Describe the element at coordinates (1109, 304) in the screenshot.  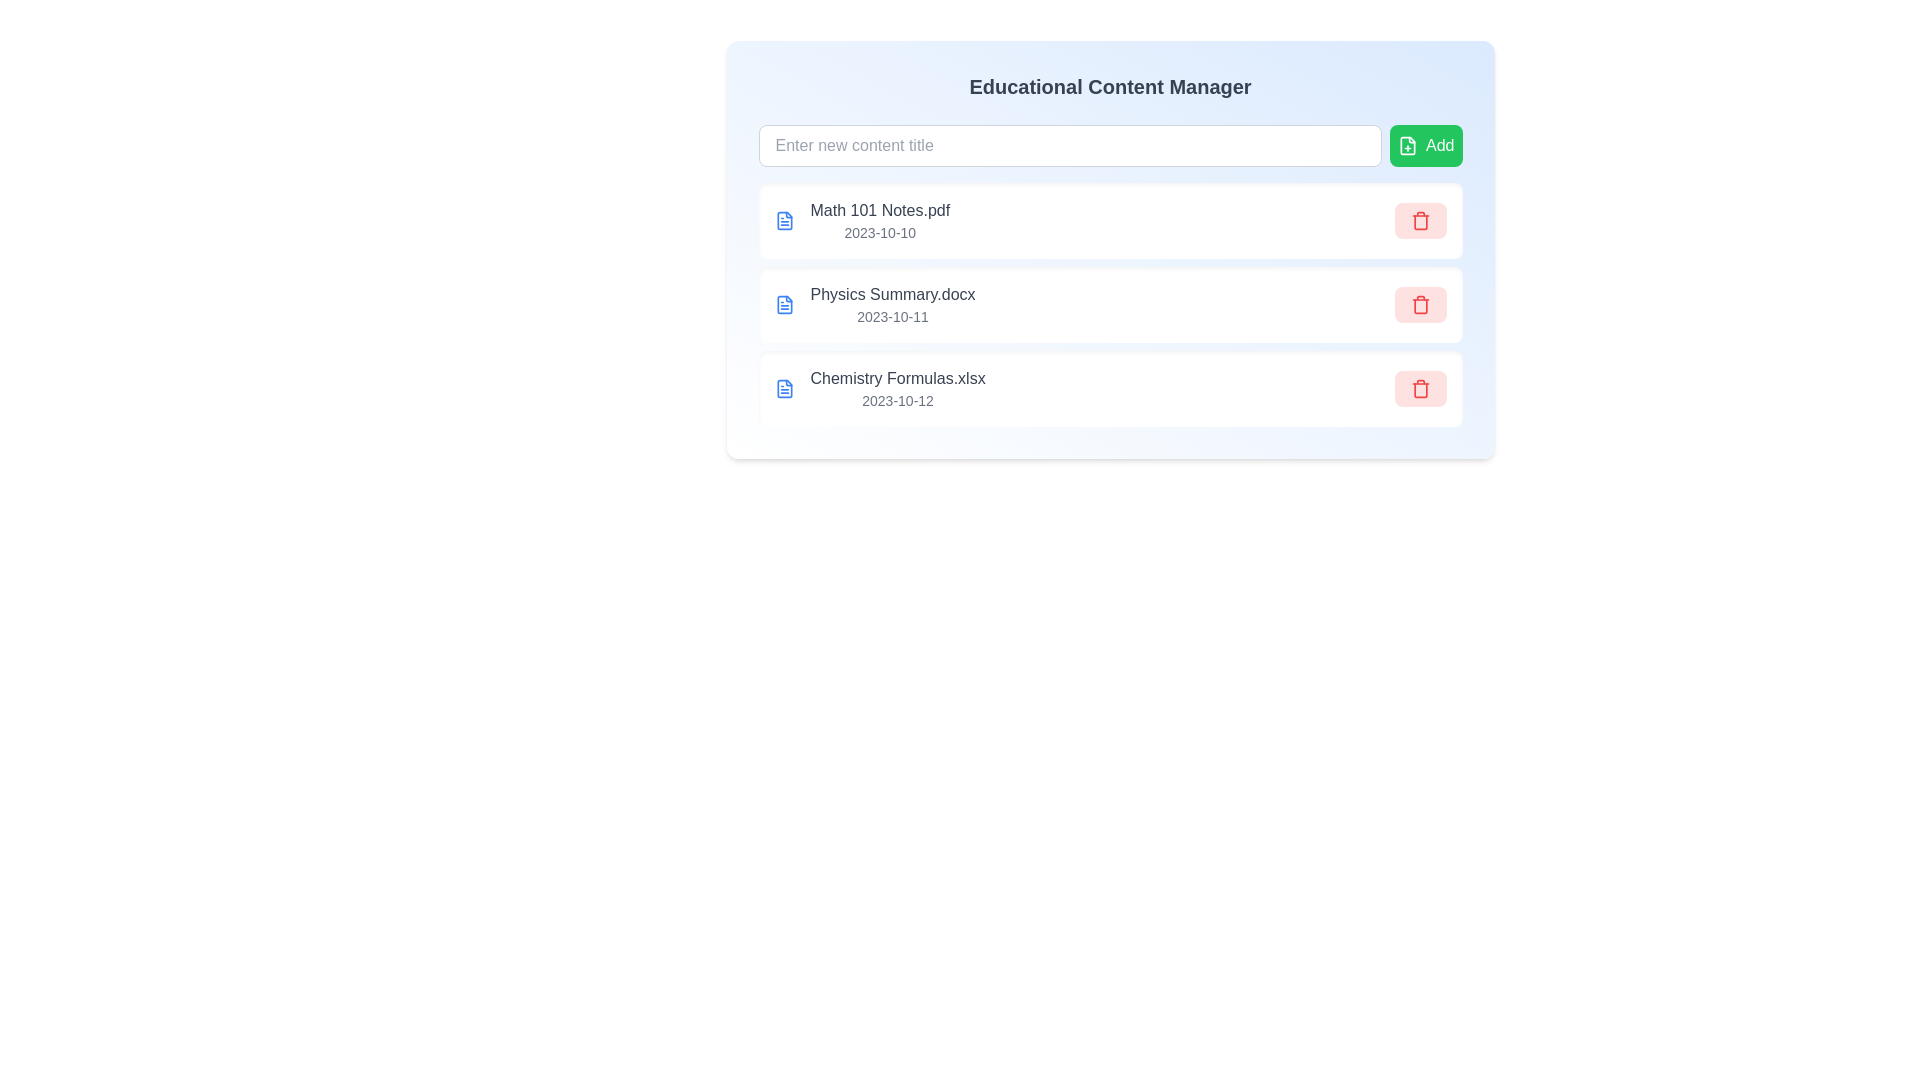
I see `the second file entry in the vertical file list` at that location.